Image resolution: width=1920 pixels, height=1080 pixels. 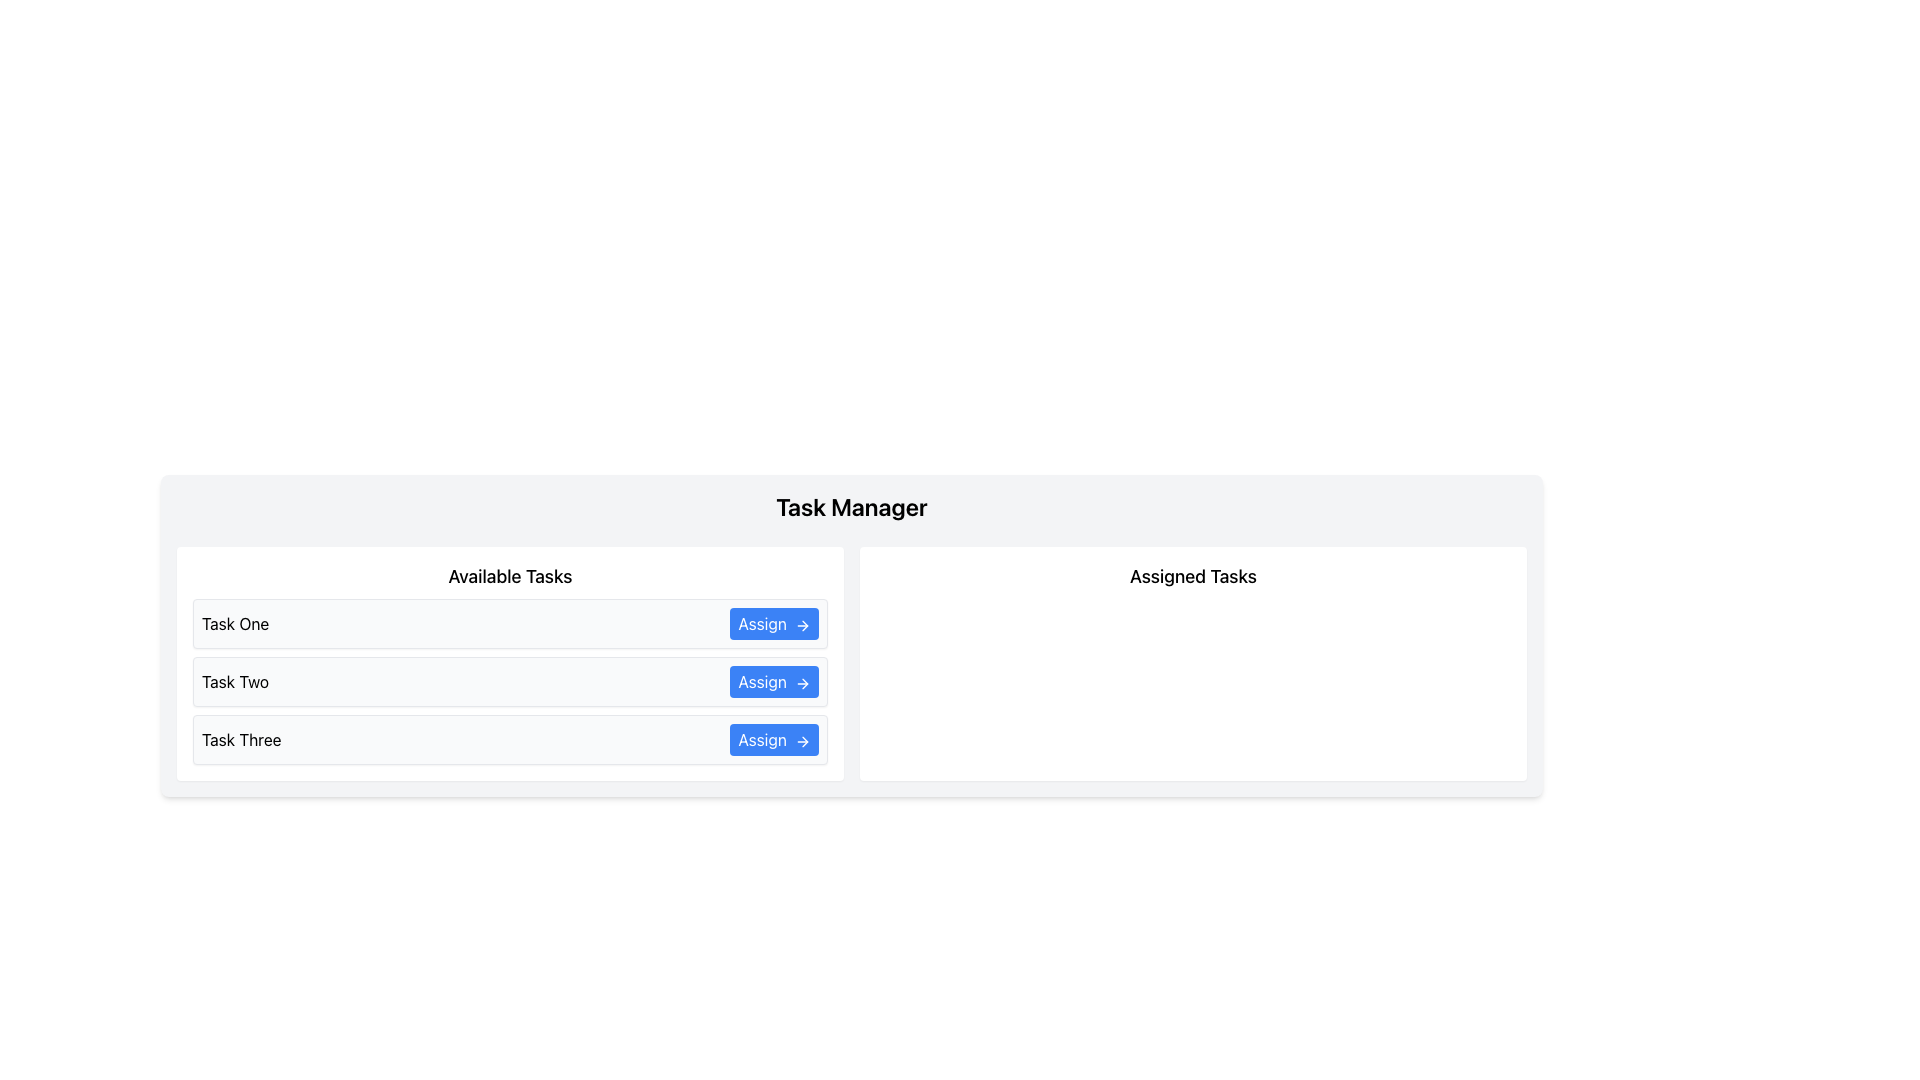 What do you see at coordinates (510, 681) in the screenshot?
I see `task name 'Task Two' from the composite UI component located in the 'Available Tasks' column, positioned below 'Task One' and above 'Task Three'` at bounding box center [510, 681].